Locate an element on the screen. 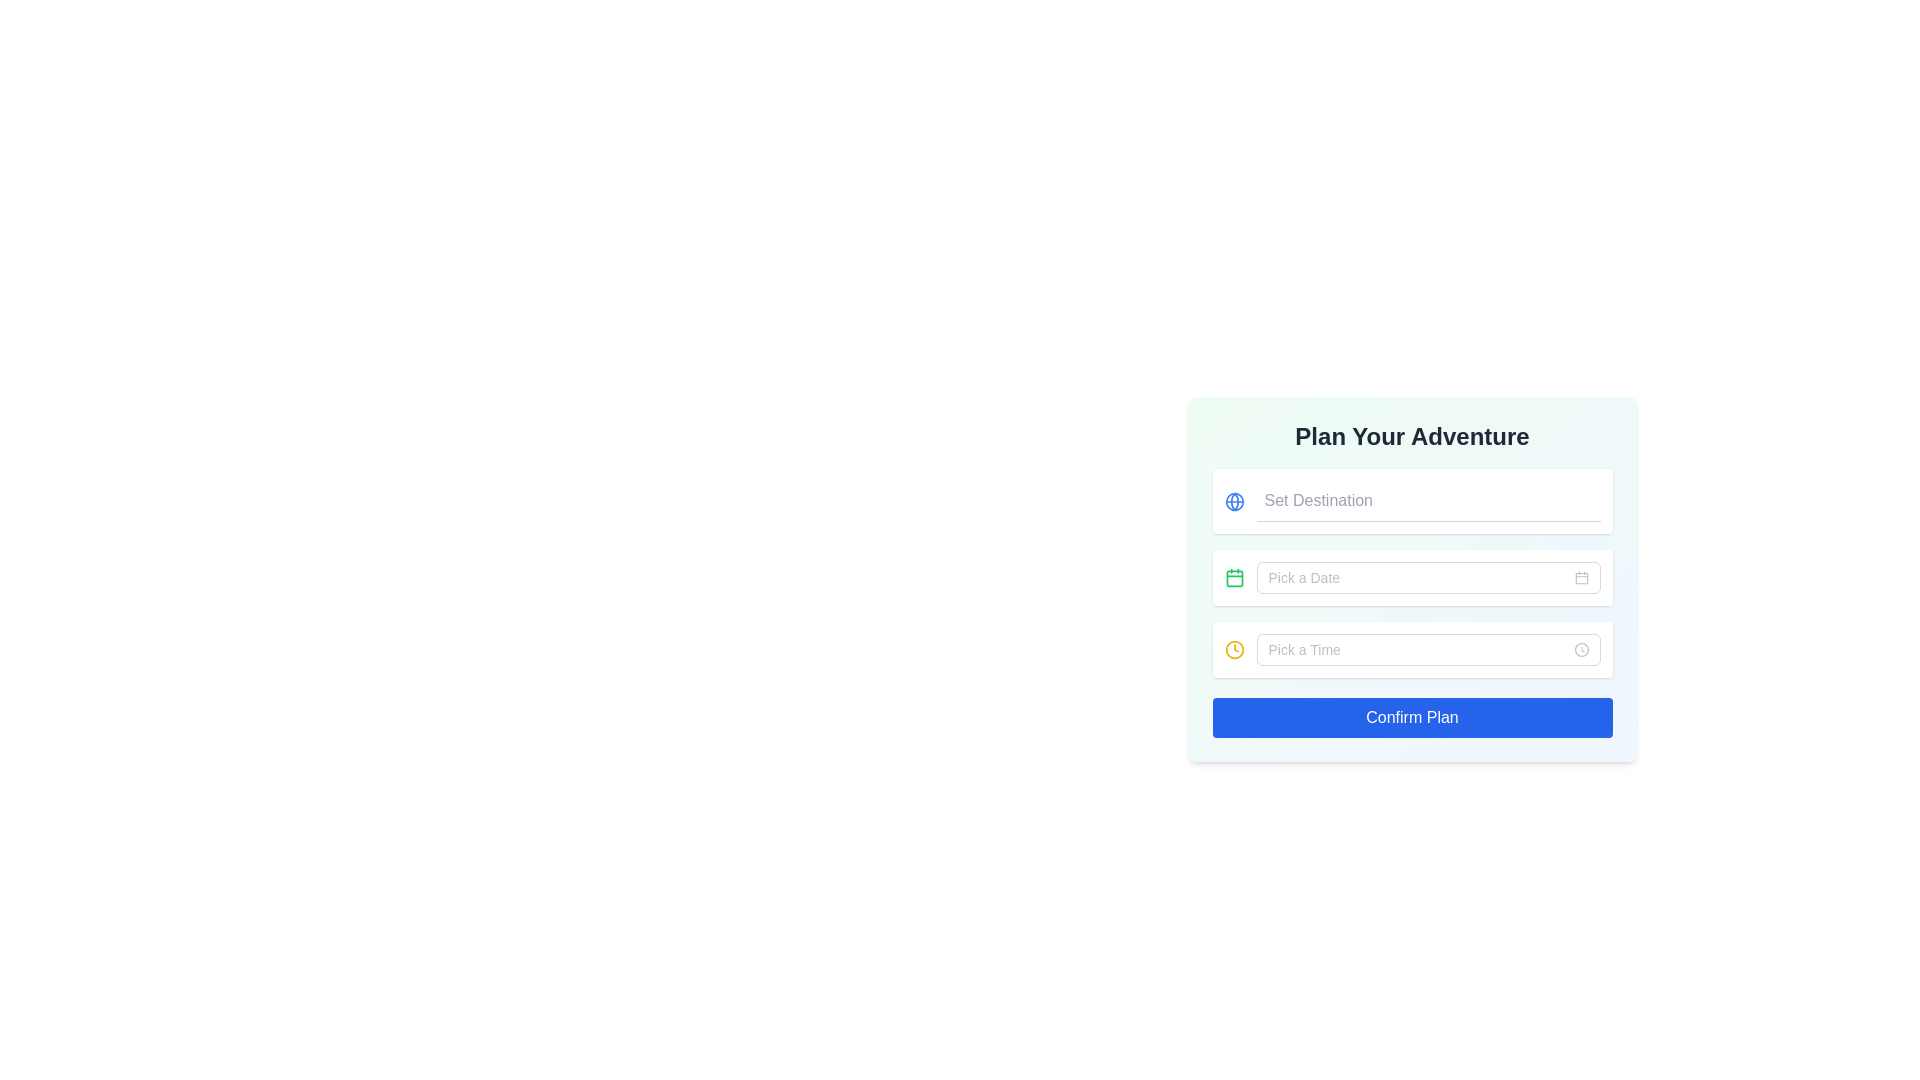 The width and height of the screenshot is (1920, 1080). the date input field with placeholder 'Pick a Date' is located at coordinates (1411, 579).